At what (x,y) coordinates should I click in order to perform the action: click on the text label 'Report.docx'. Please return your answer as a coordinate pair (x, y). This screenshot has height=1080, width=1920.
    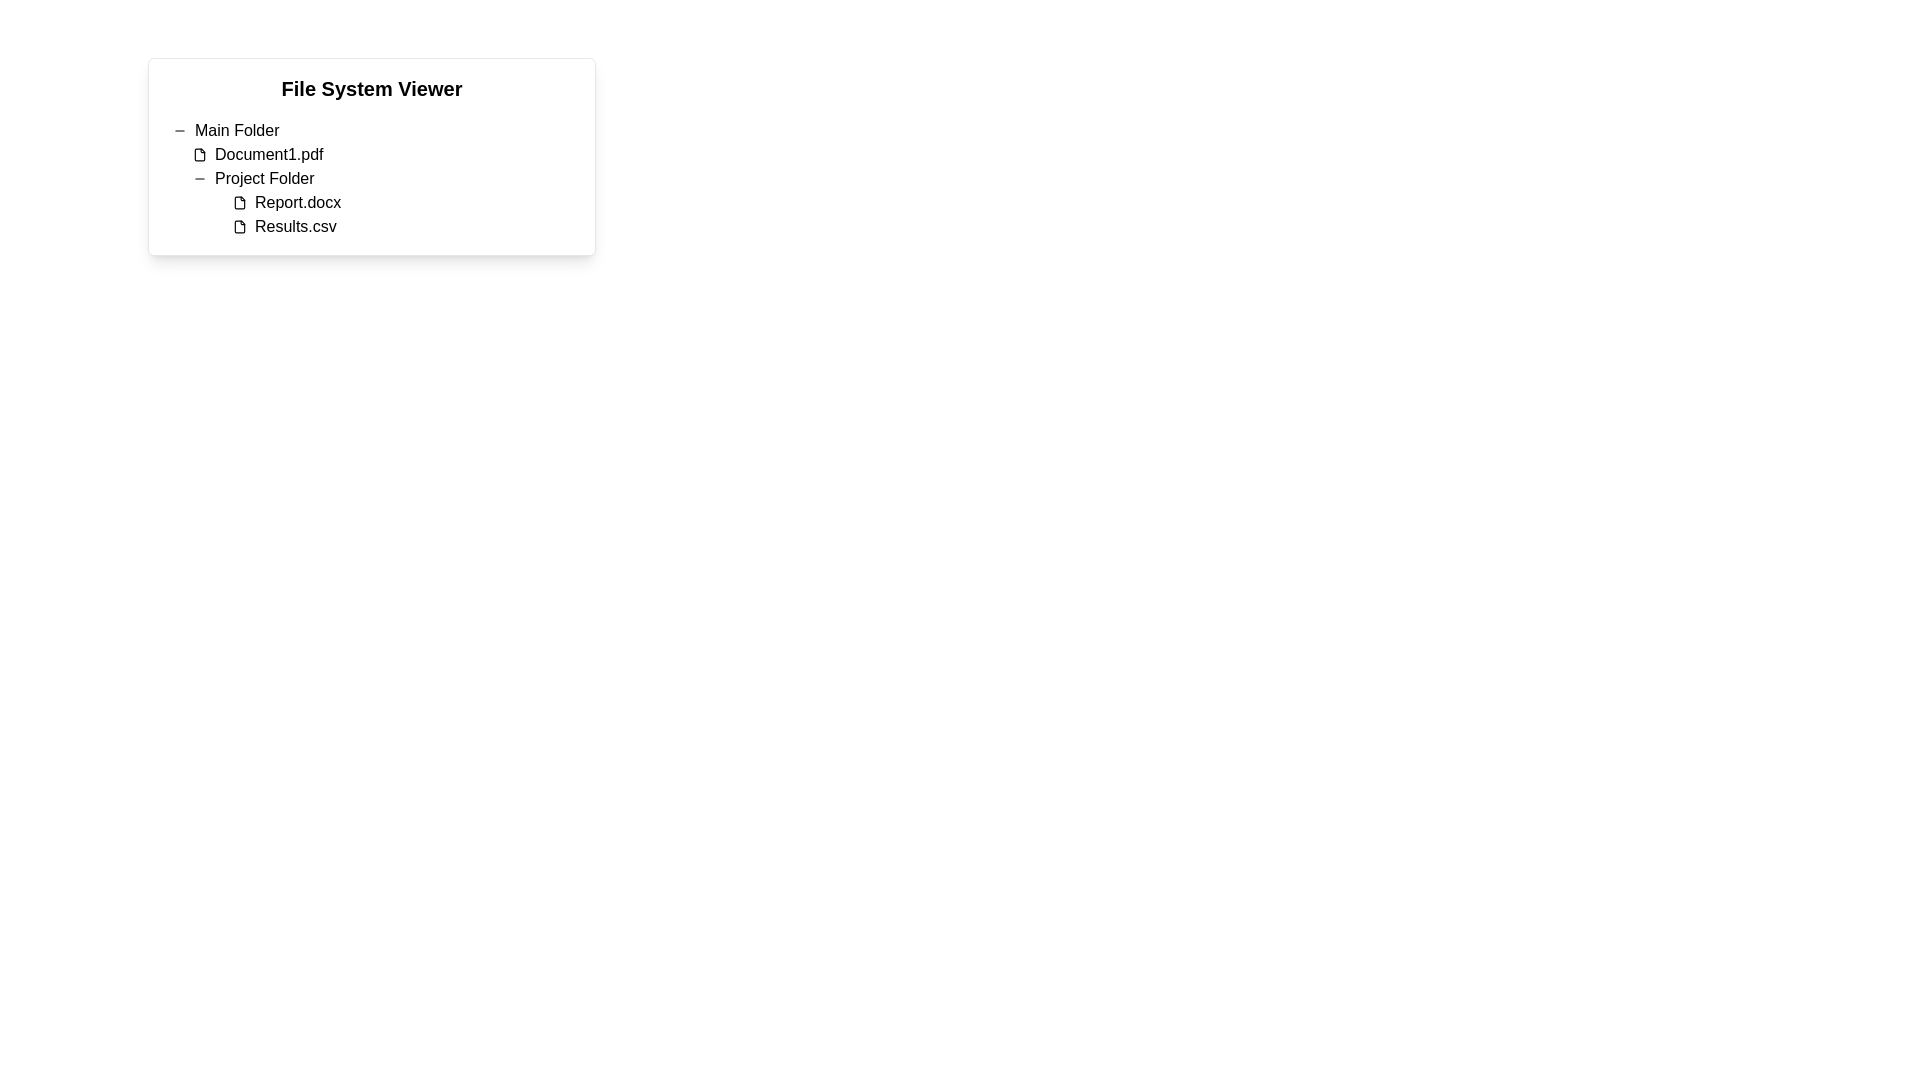
    Looking at the image, I should click on (296, 203).